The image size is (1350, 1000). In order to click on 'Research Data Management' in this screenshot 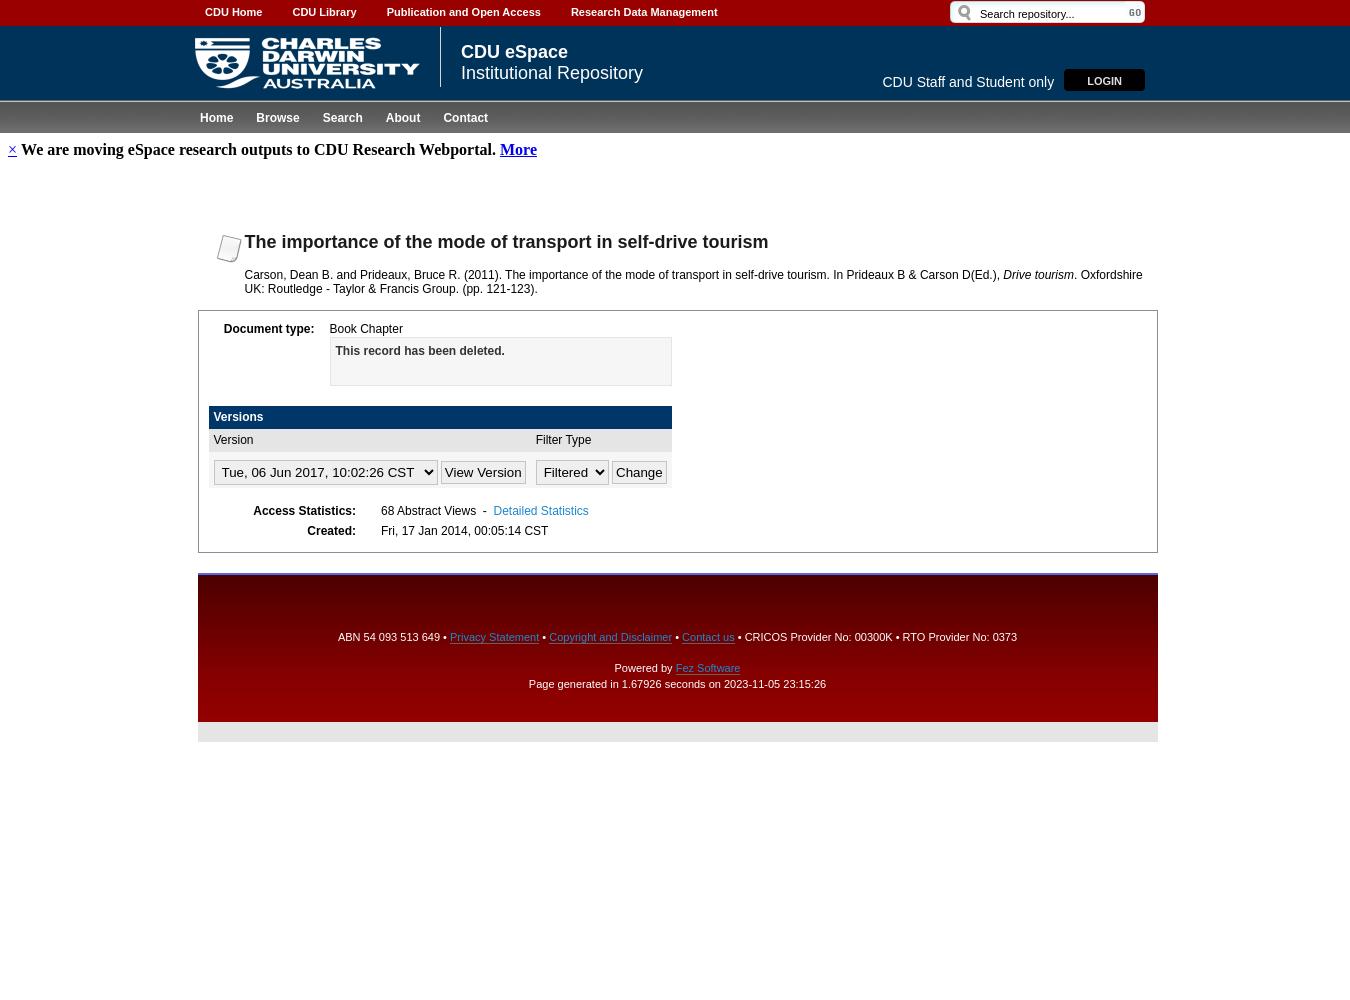, I will do `click(643, 11)`.